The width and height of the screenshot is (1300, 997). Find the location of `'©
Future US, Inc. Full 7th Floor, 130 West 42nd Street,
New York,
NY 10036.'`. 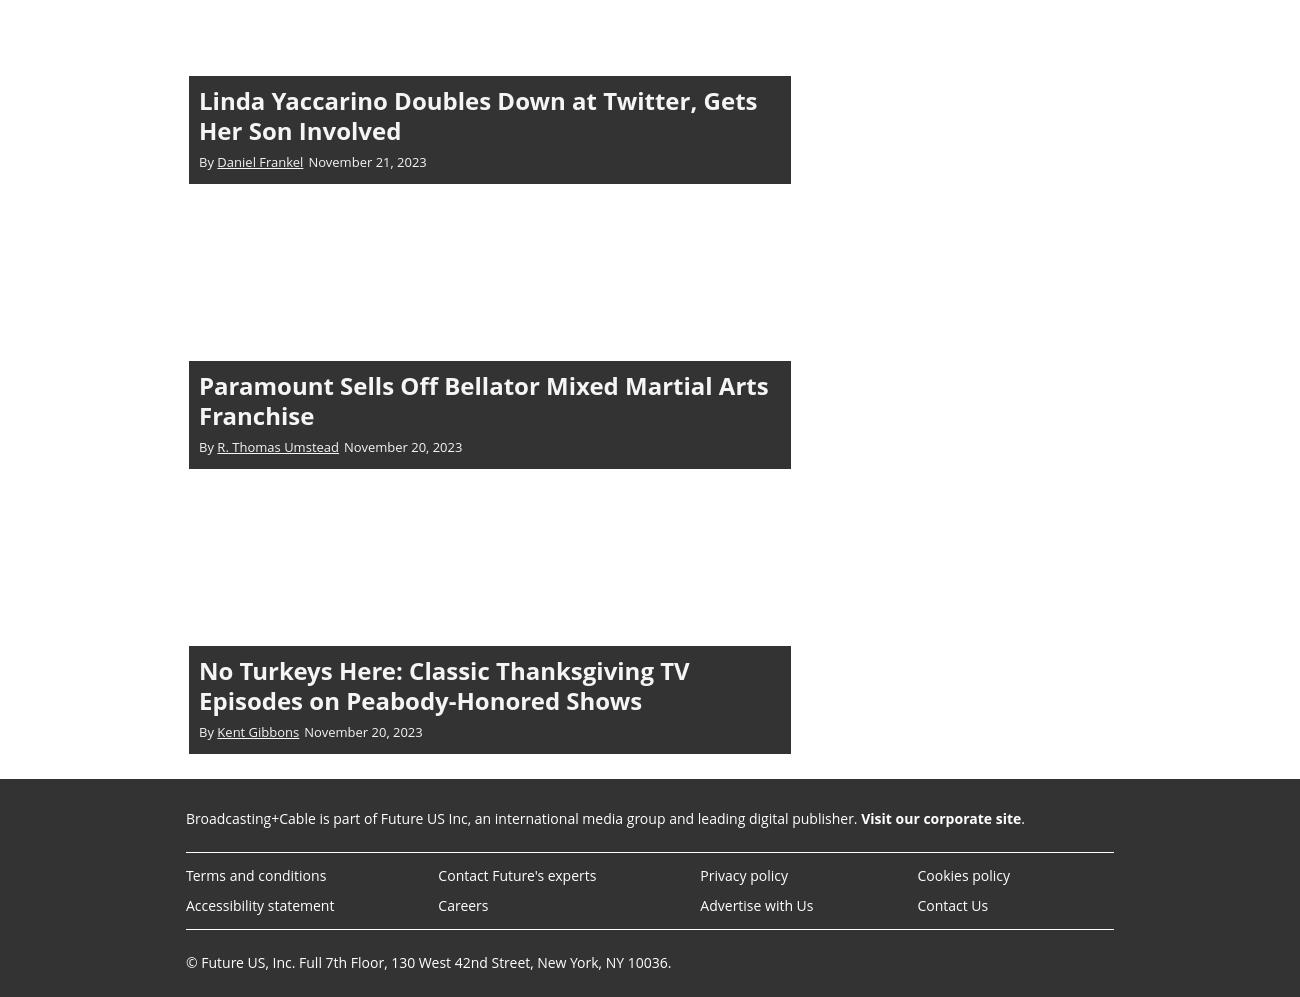

'©
Future US, Inc. Full 7th Floor, 130 West 42nd Street,
New York,
NY 10036.' is located at coordinates (428, 961).